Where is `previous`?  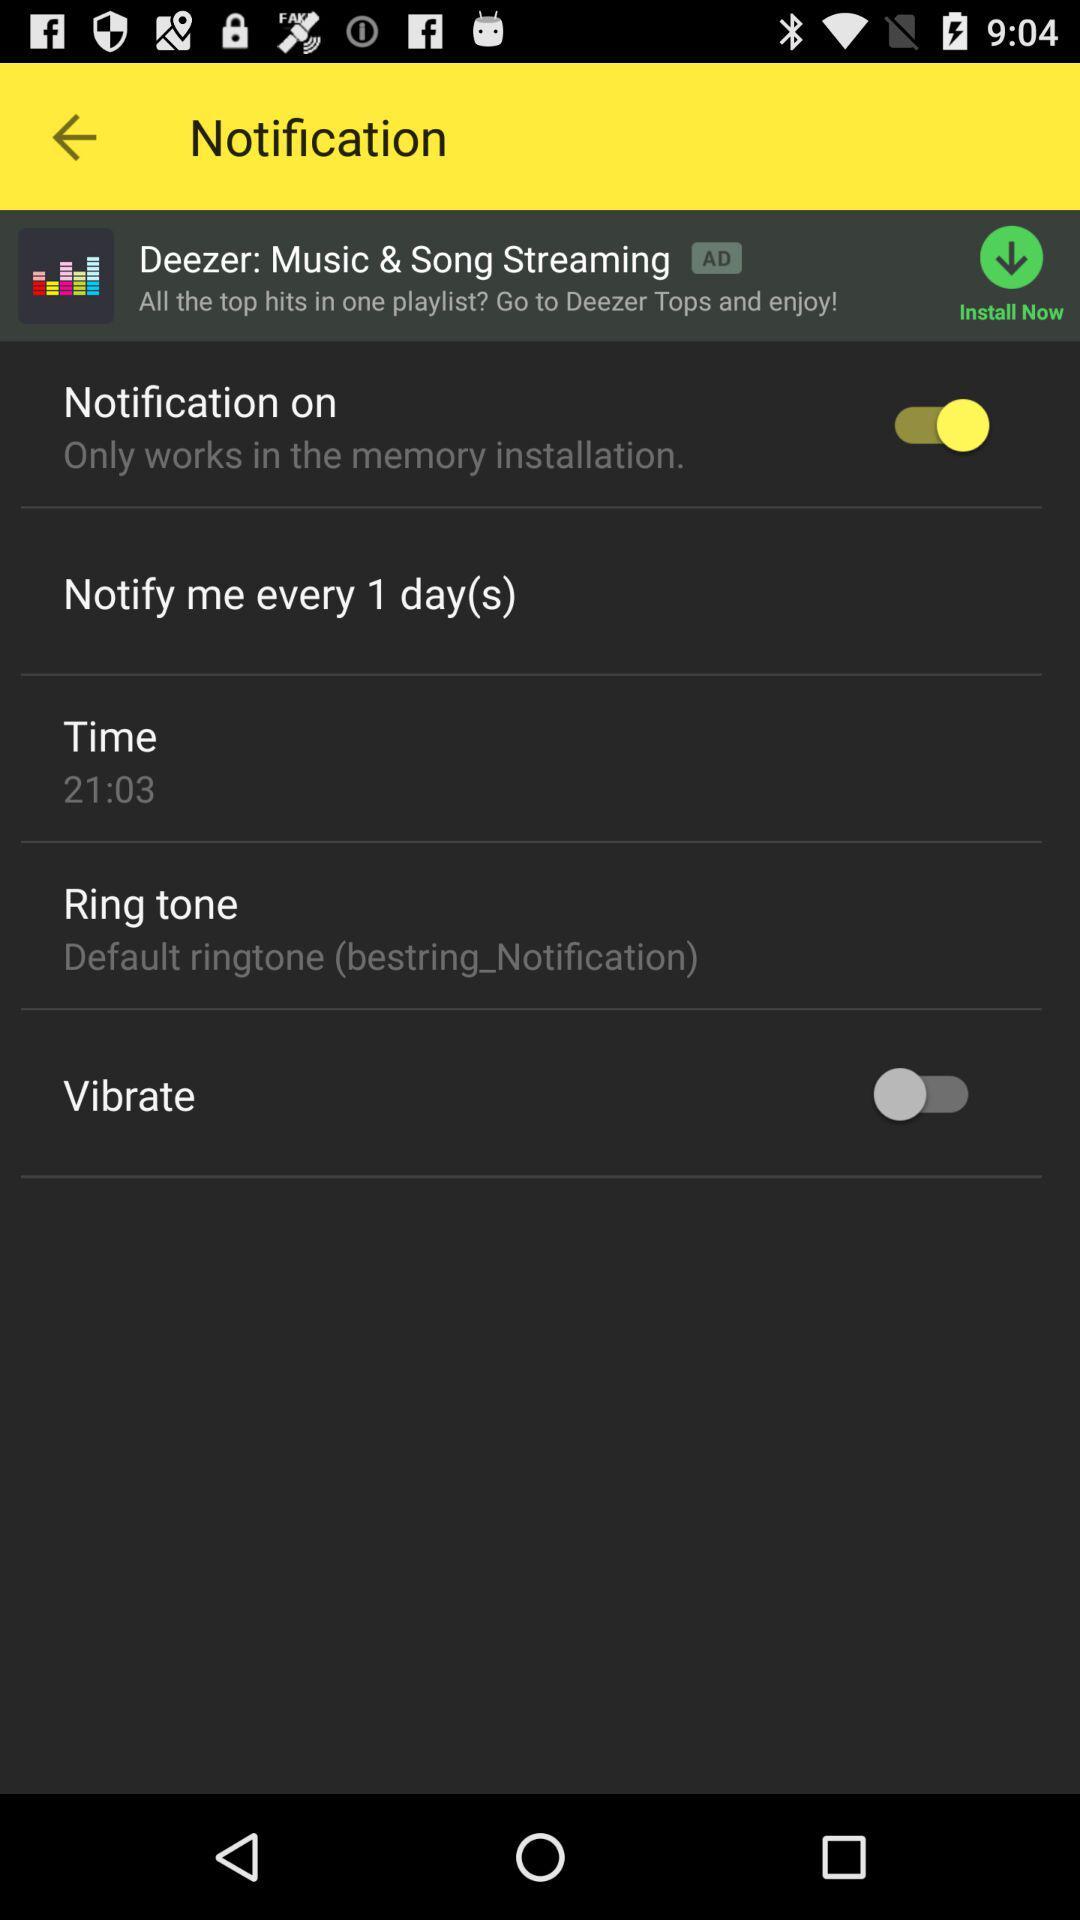 previous is located at coordinates (72, 135).